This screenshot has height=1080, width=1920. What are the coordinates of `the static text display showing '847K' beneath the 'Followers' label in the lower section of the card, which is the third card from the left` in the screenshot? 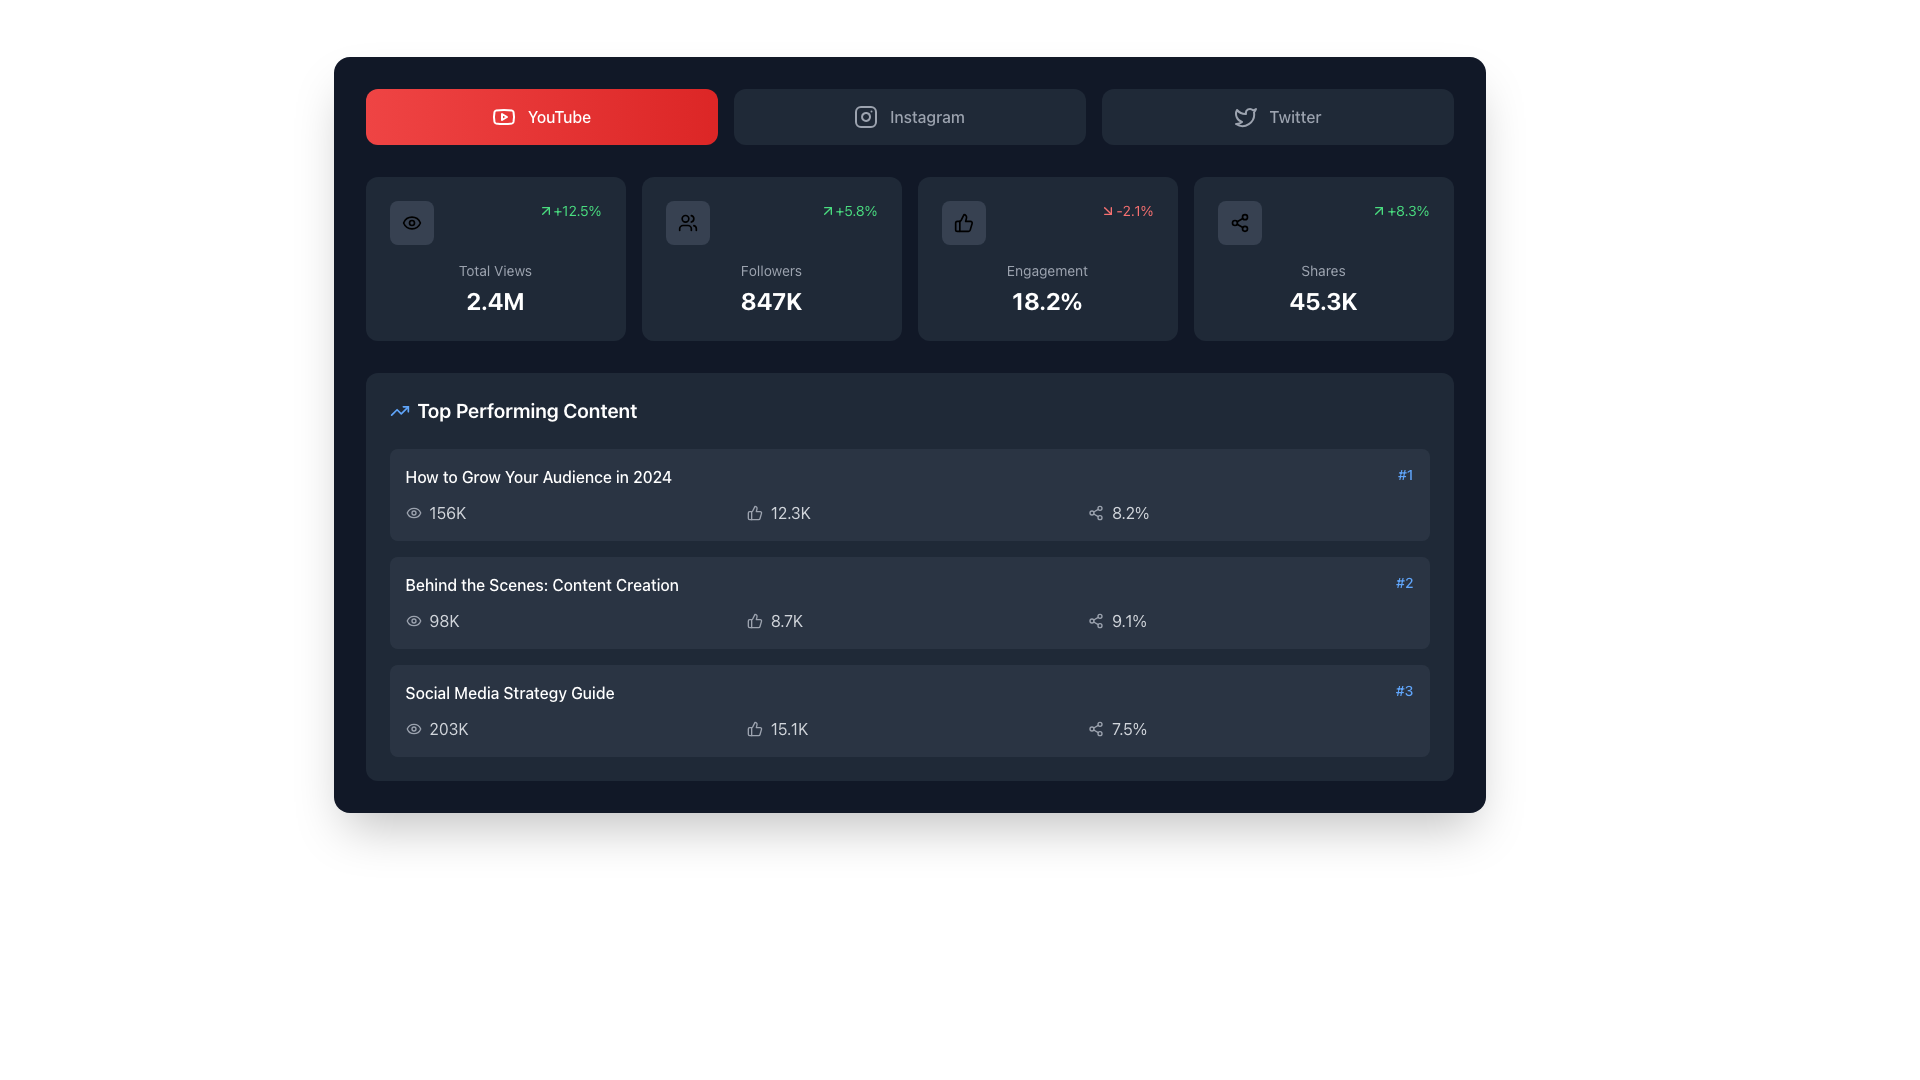 It's located at (770, 300).